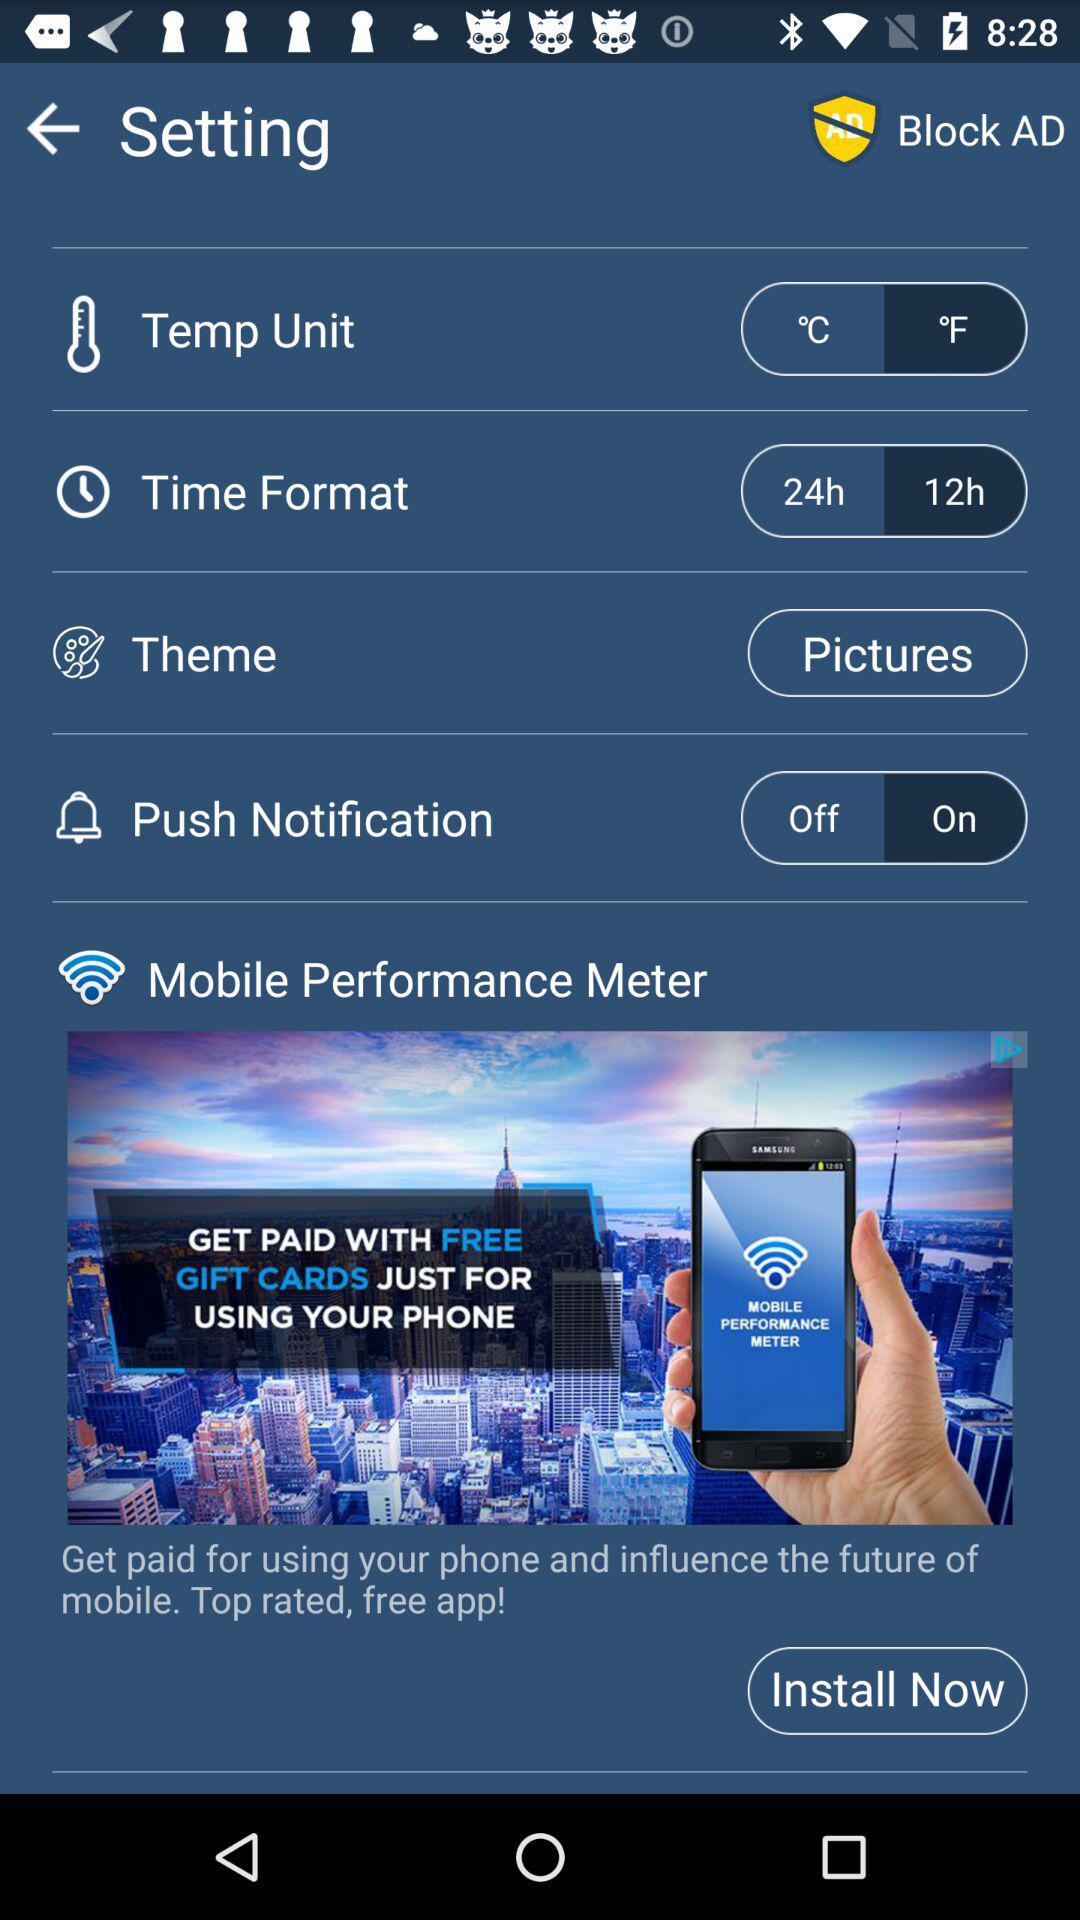 The width and height of the screenshot is (1080, 1920). What do you see at coordinates (91, 1046) in the screenshot?
I see `the network_wifi icon` at bounding box center [91, 1046].